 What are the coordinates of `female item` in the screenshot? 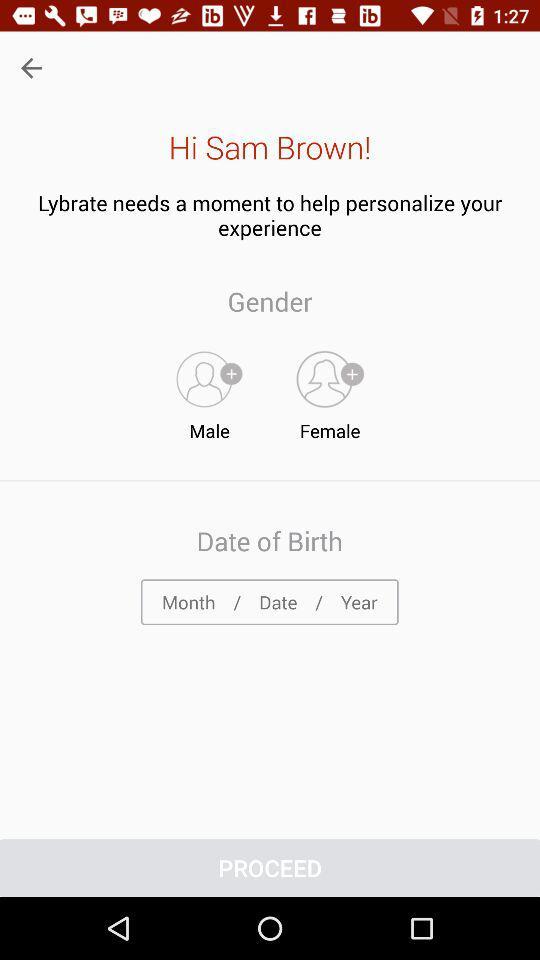 It's located at (330, 390).